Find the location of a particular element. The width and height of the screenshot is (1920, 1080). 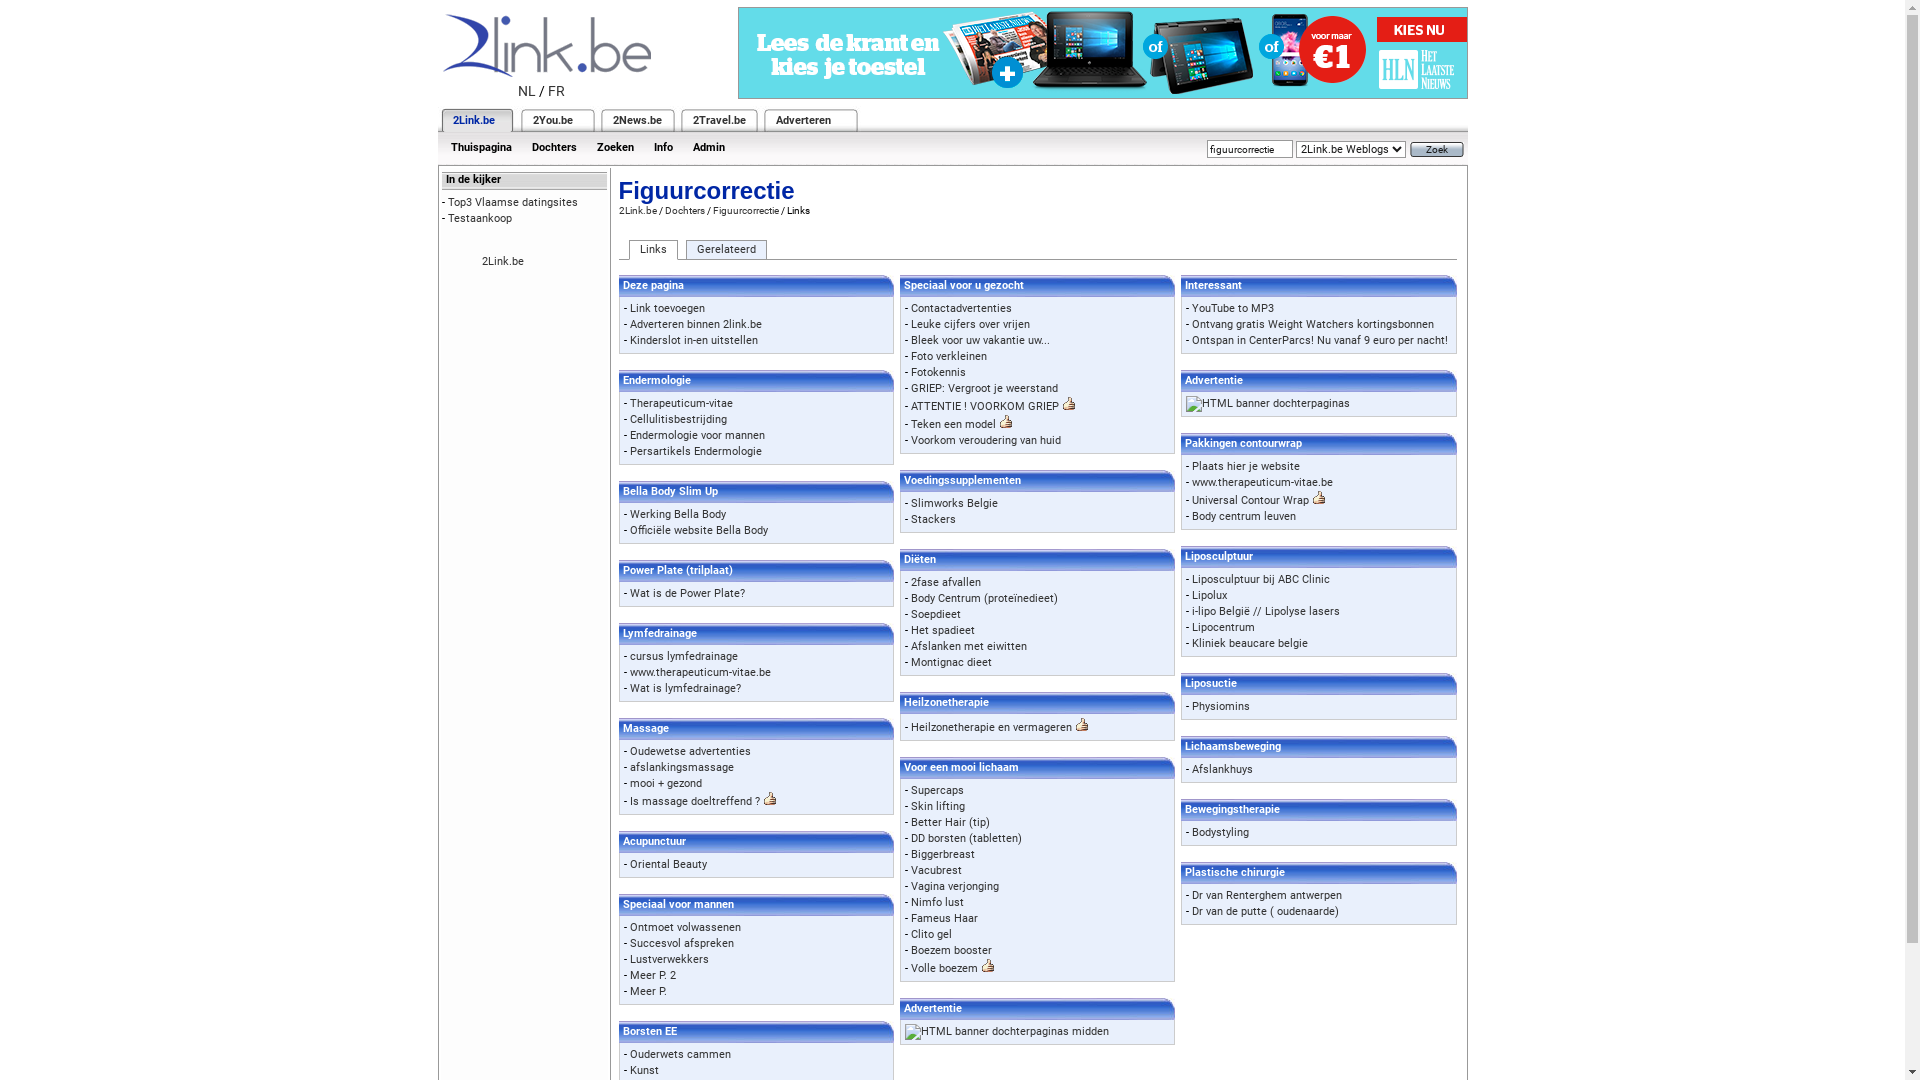

'Body centrum leuven' is located at coordinates (1242, 515).